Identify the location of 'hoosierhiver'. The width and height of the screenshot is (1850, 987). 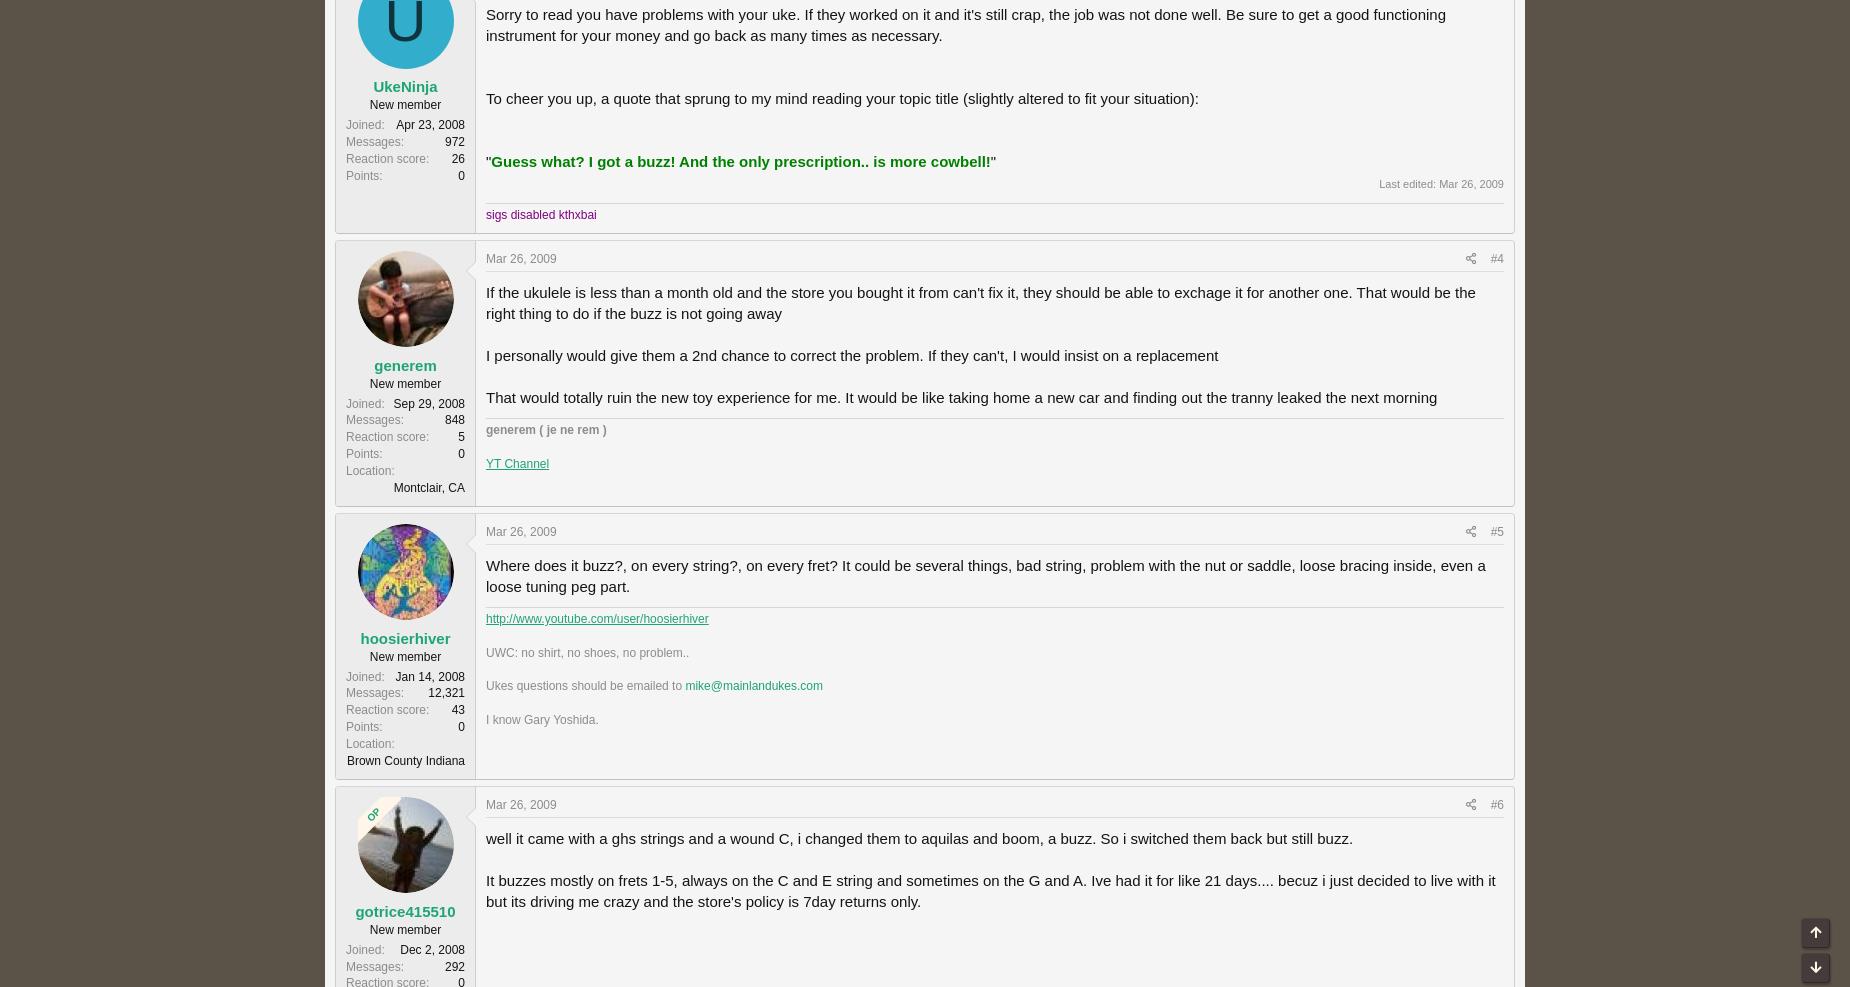
(403, 637).